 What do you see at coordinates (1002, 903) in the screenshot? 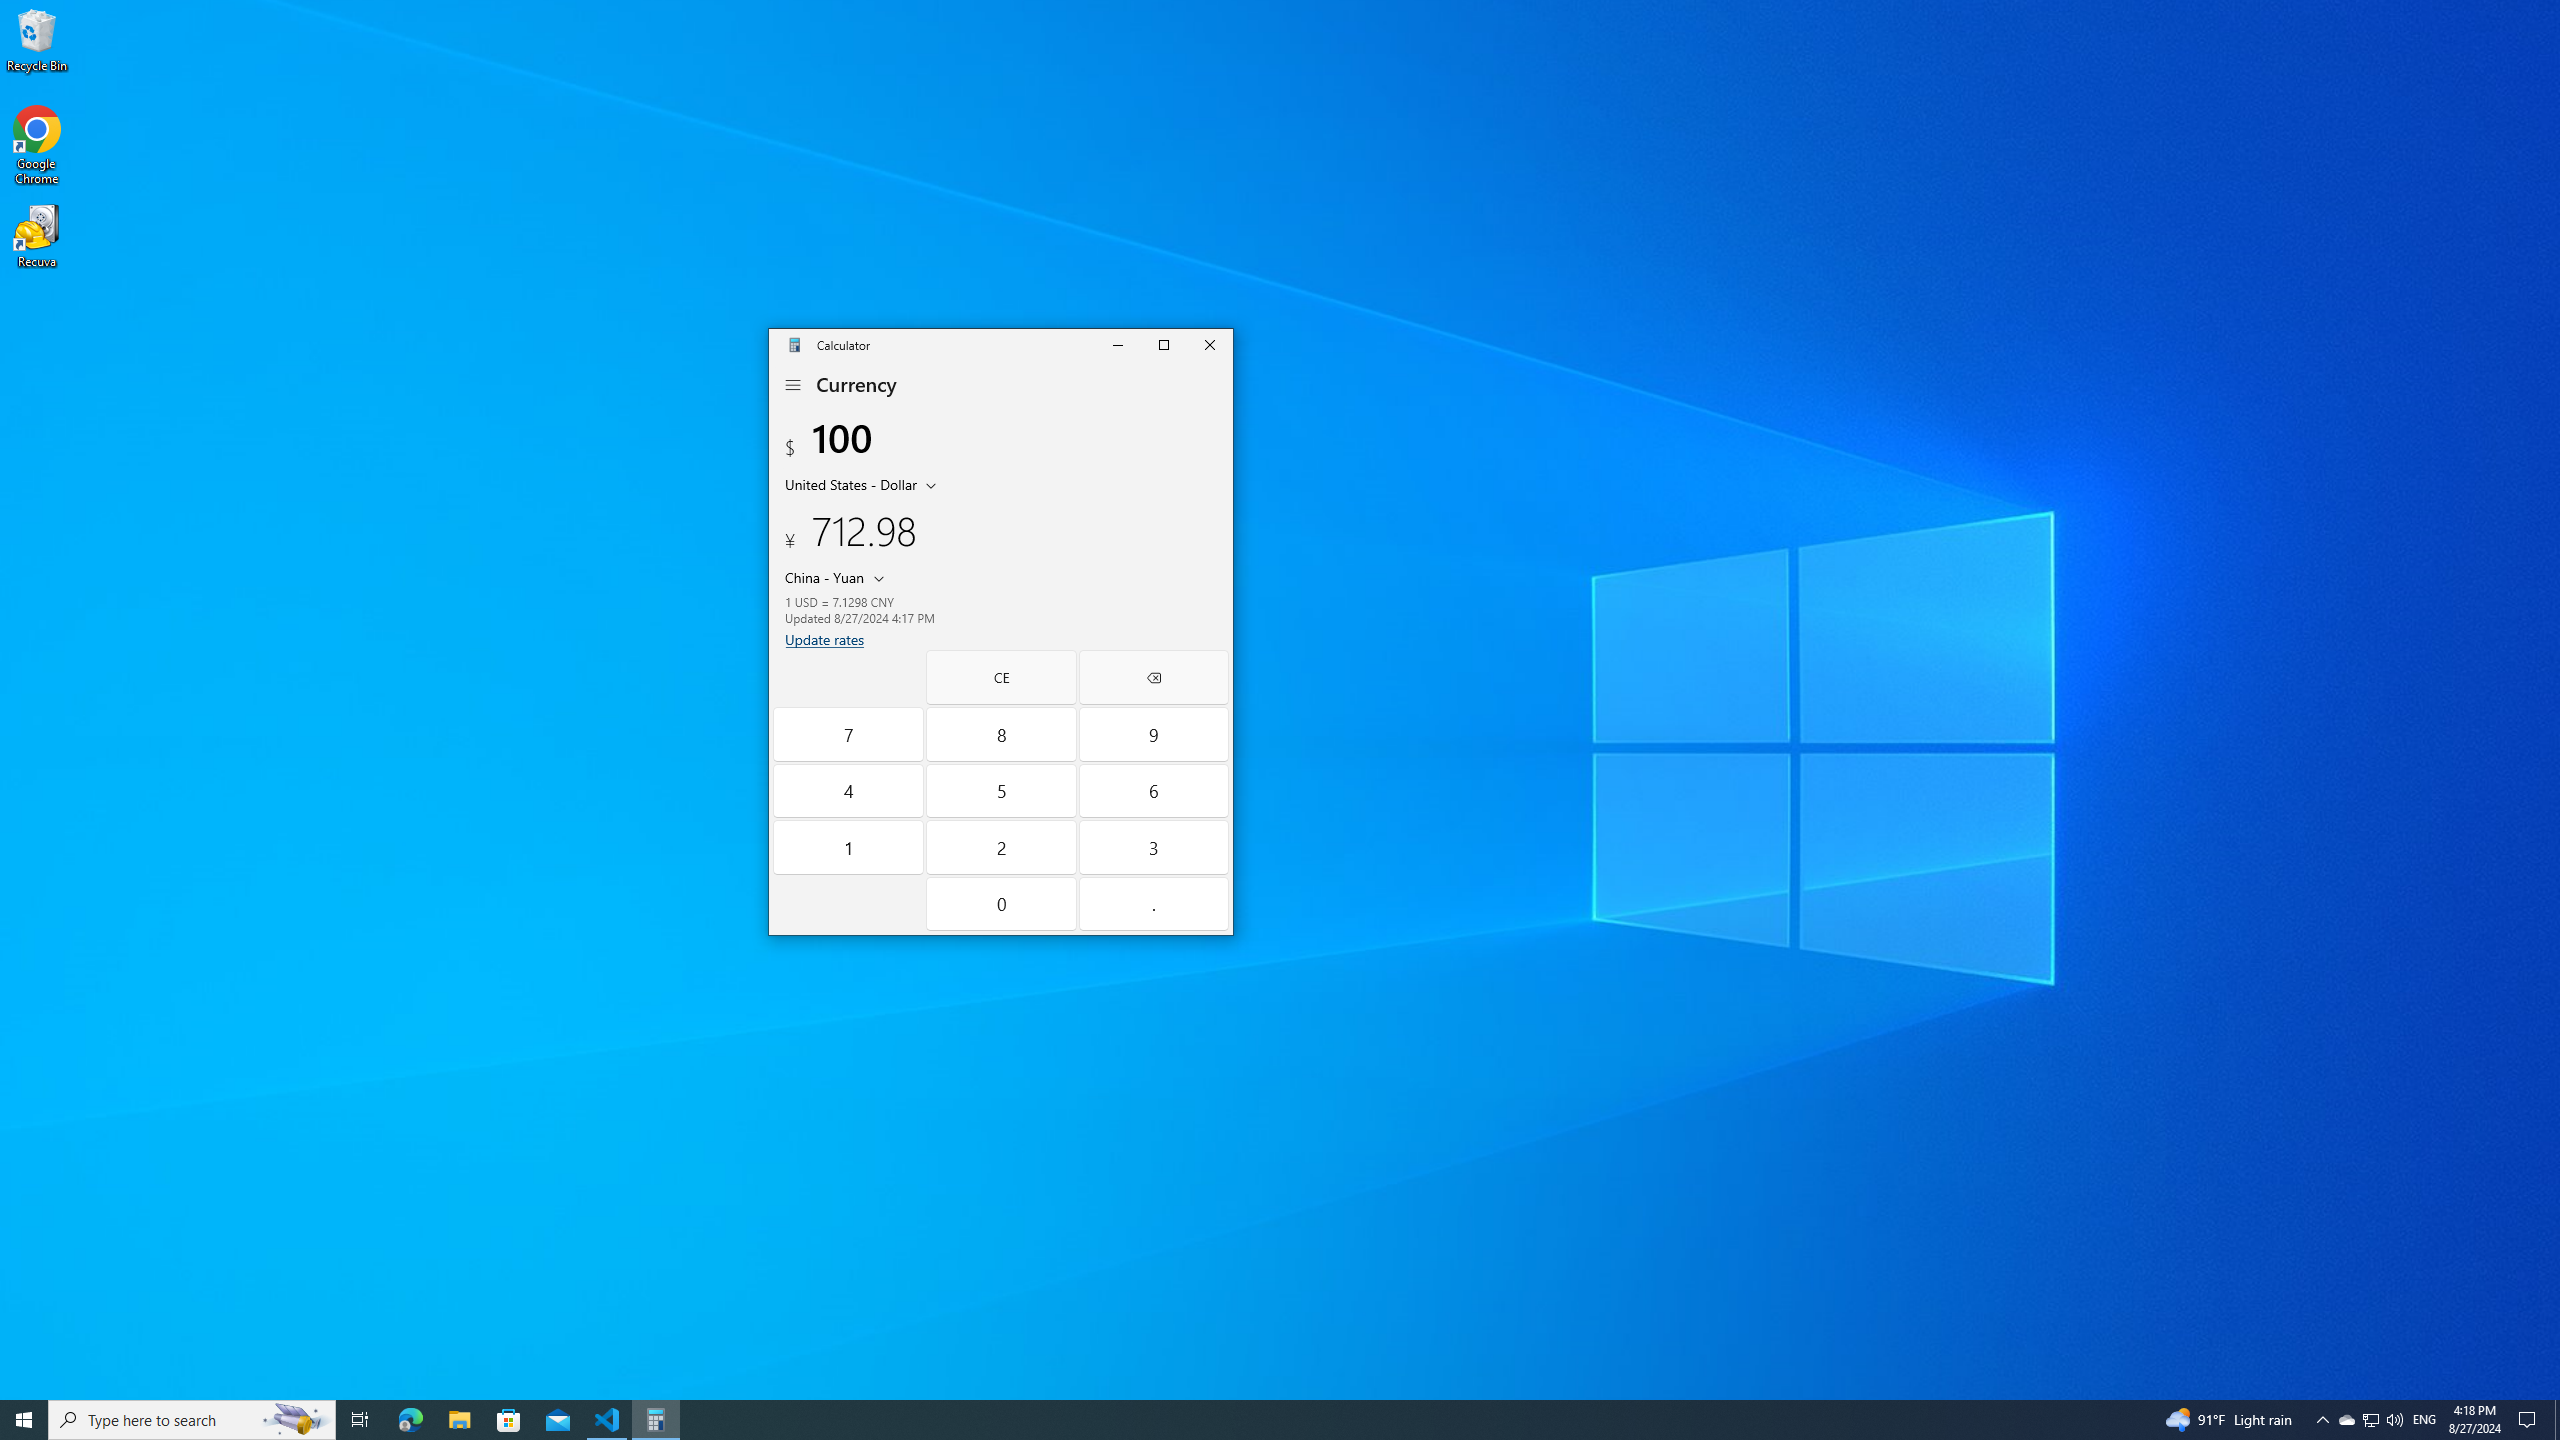
I see `'Zero'` at bounding box center [1002, 903].